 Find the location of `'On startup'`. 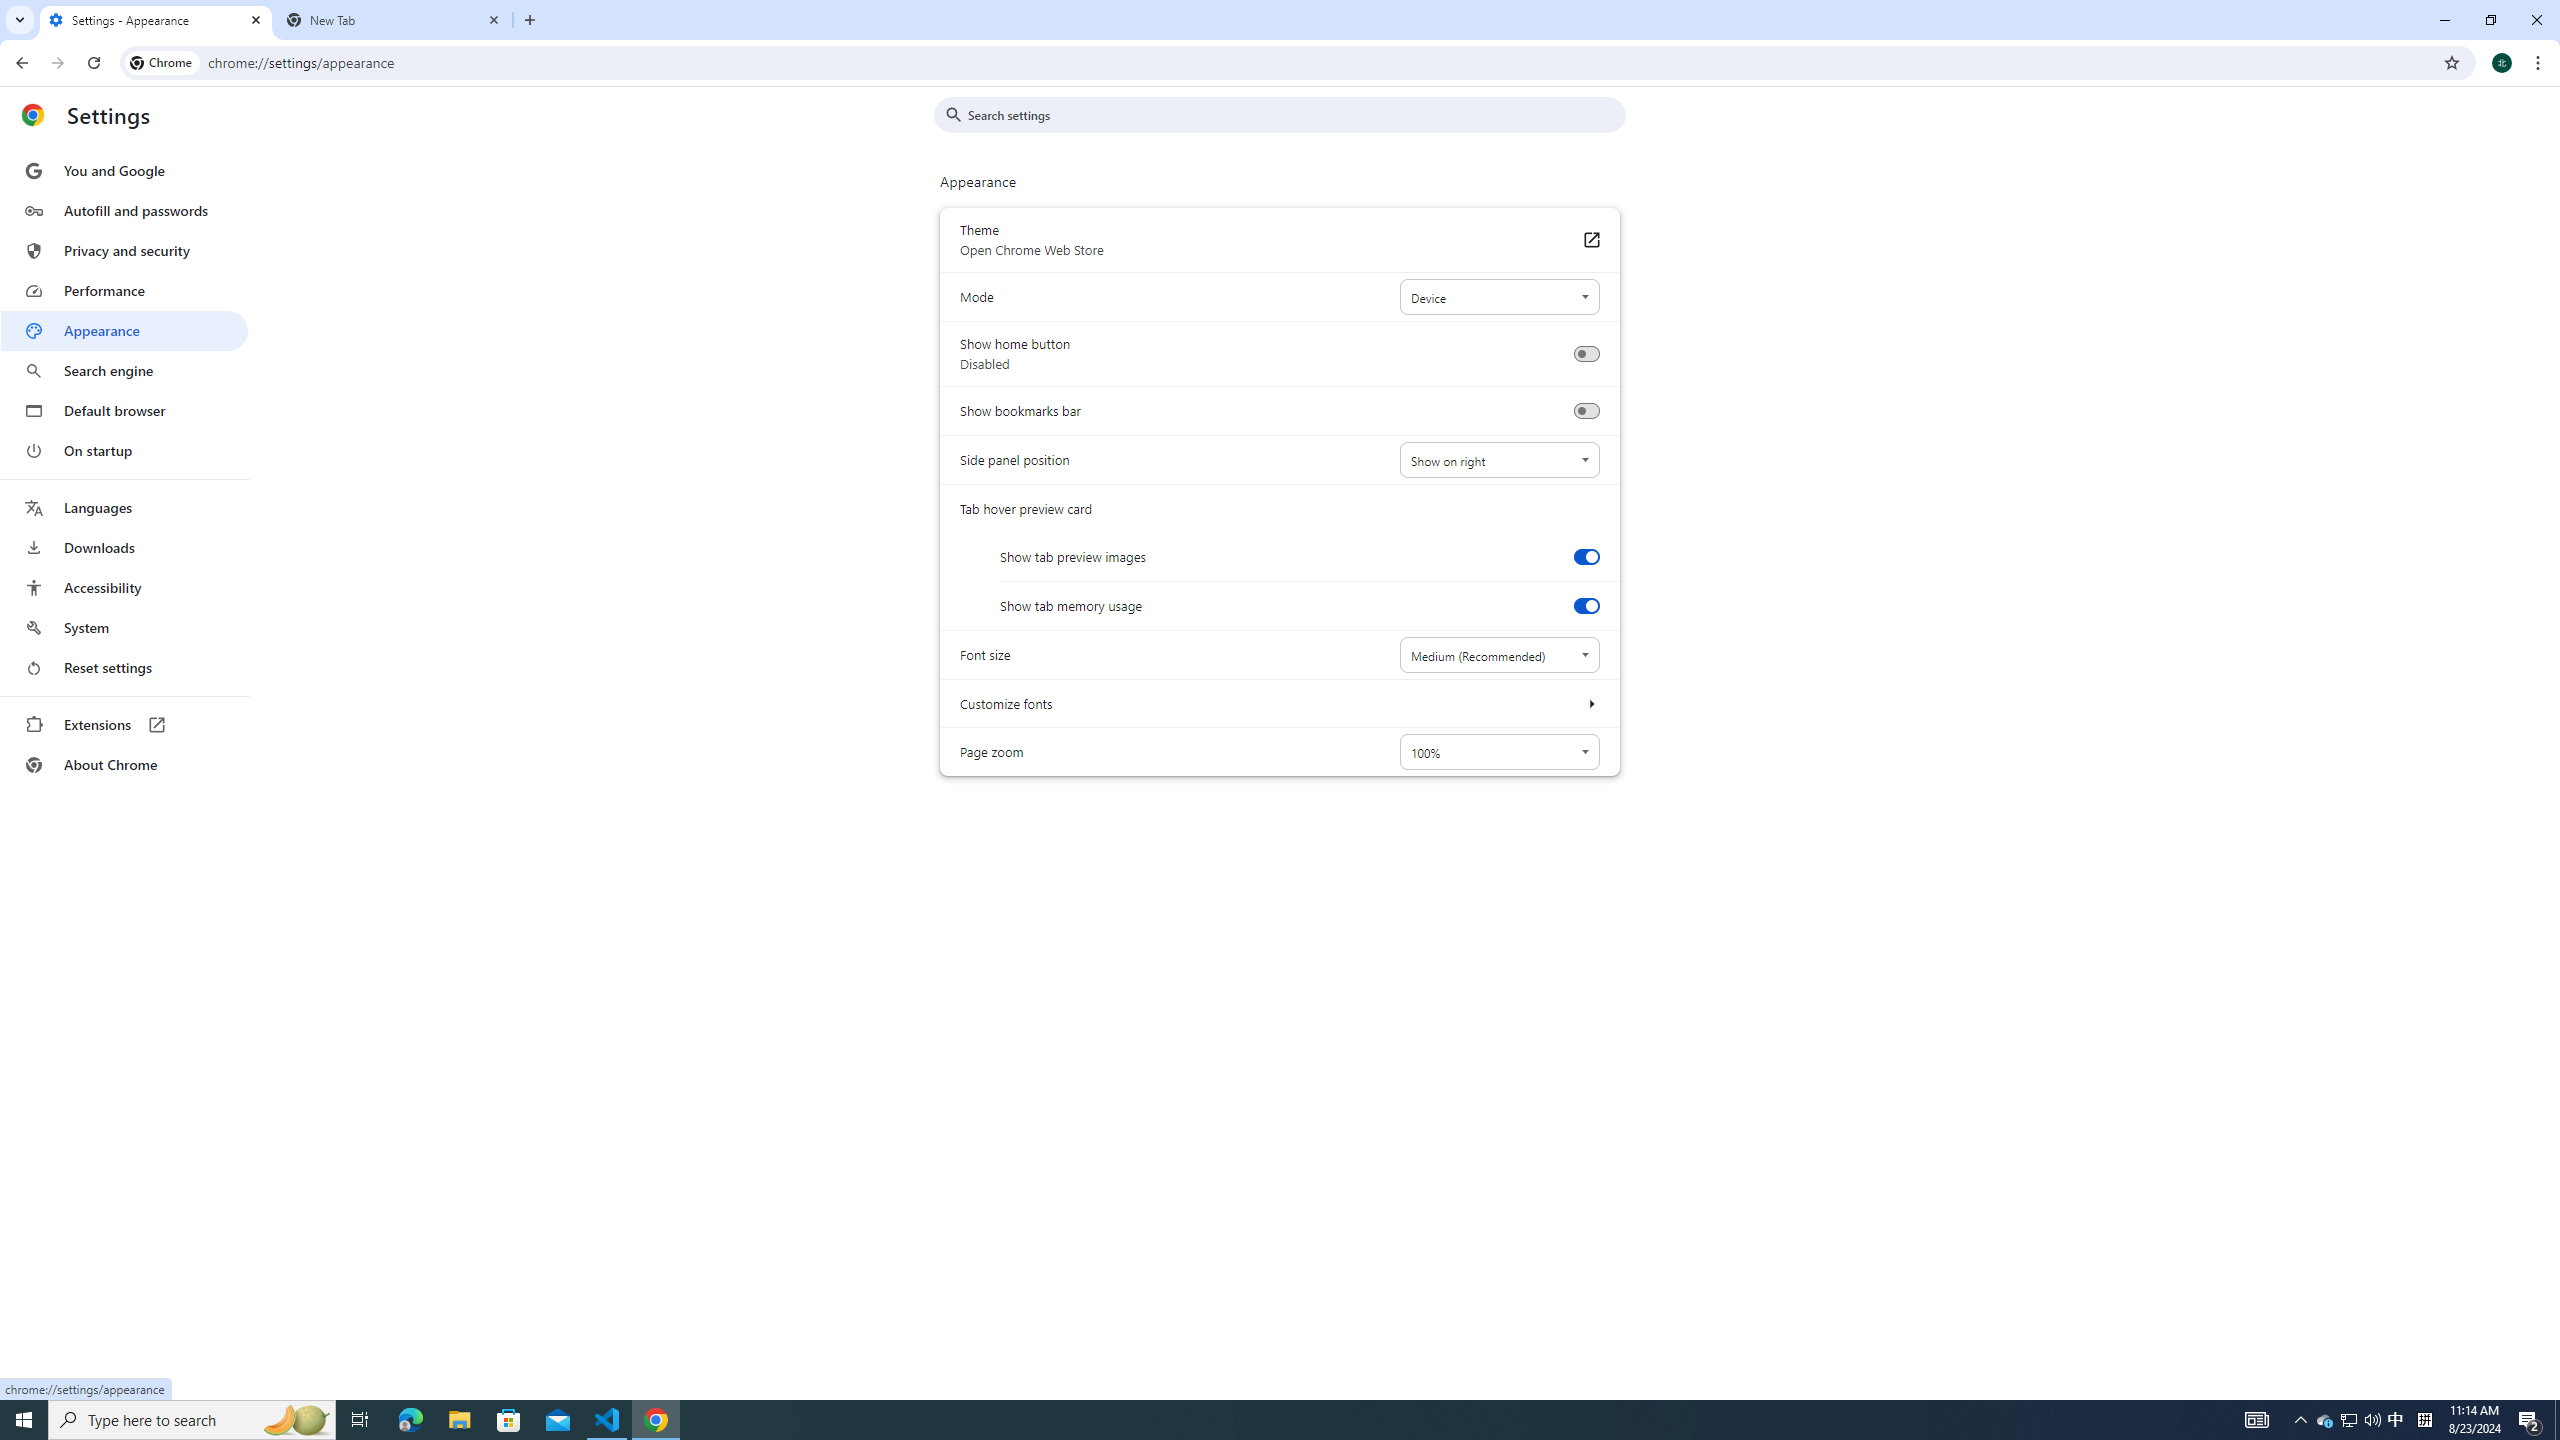

'On startup' is located at coordinates (123, 449).